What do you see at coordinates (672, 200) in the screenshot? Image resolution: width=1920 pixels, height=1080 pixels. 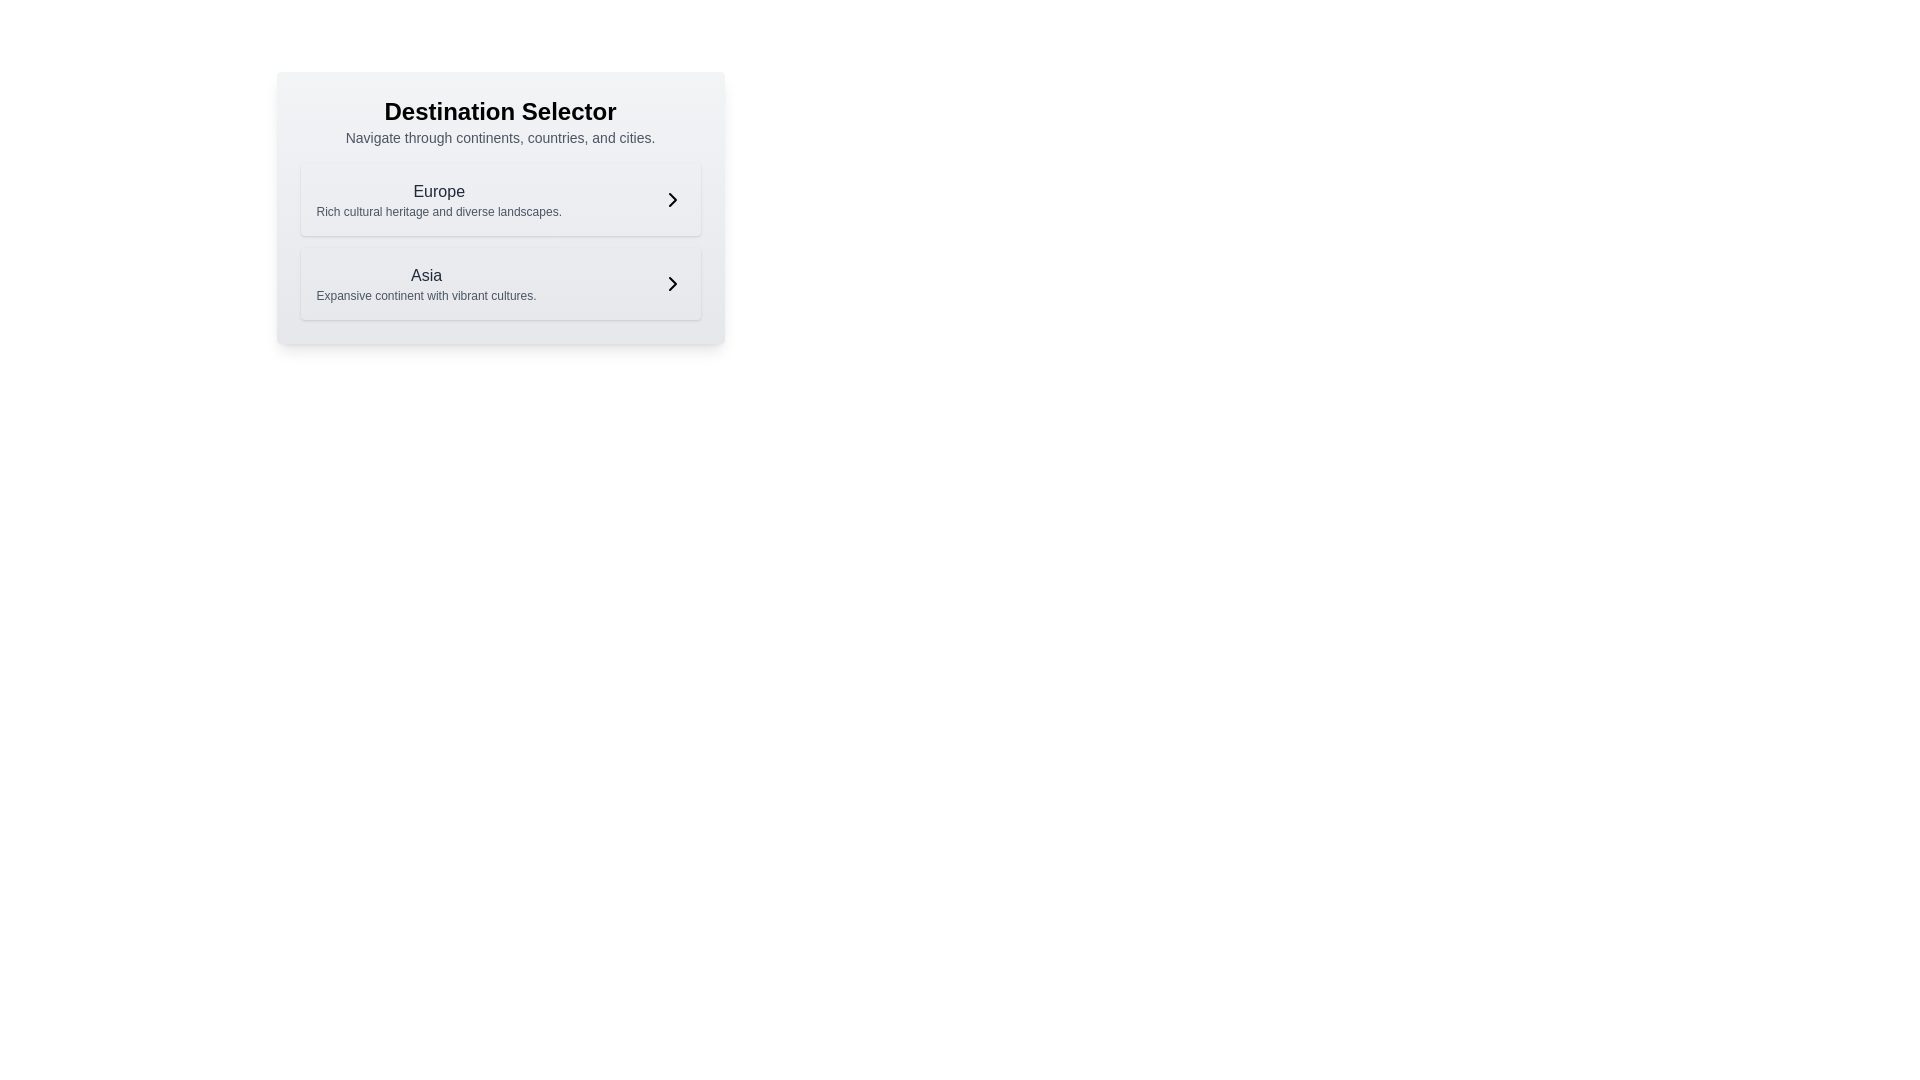 I see `the right-pointing chevron icon located to the far right of the 'Europe' text` at bounding box center [672, 200].